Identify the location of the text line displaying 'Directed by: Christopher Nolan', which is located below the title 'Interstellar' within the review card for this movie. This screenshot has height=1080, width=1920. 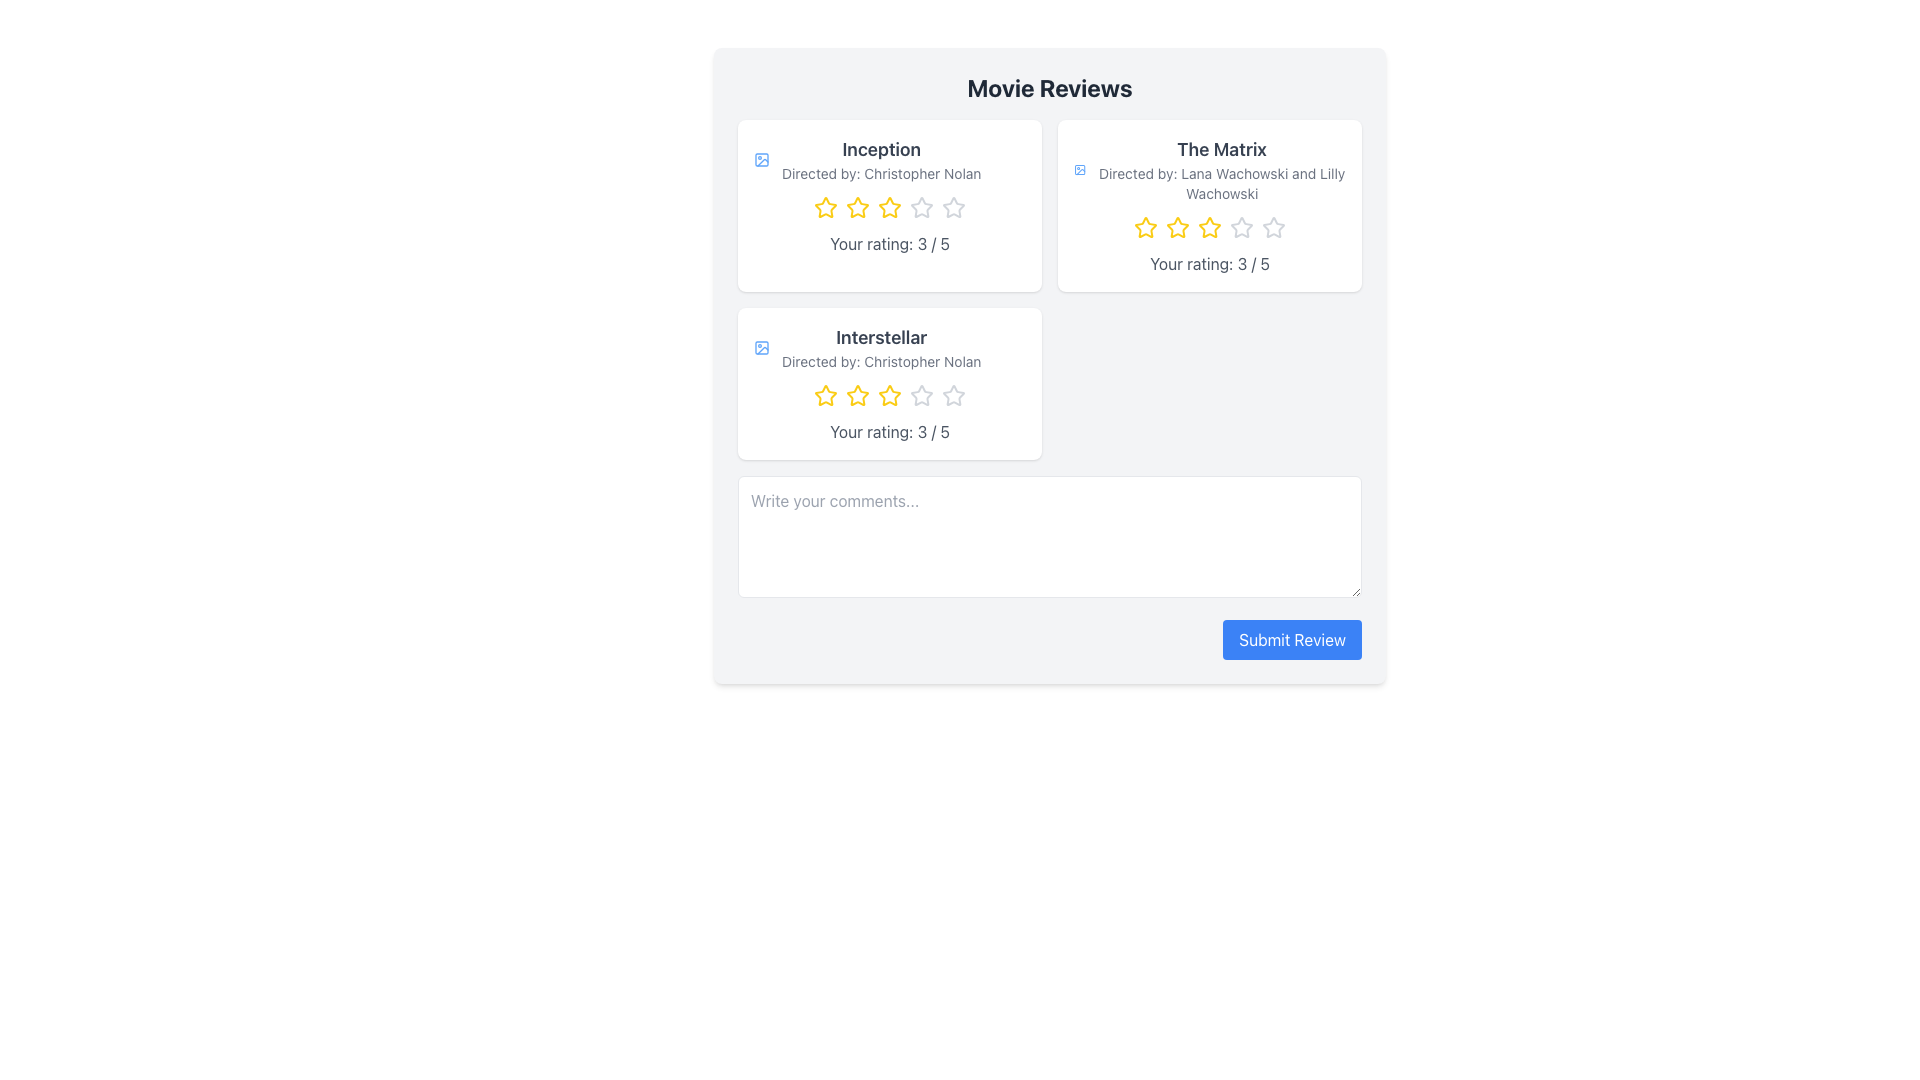
(880, 362).